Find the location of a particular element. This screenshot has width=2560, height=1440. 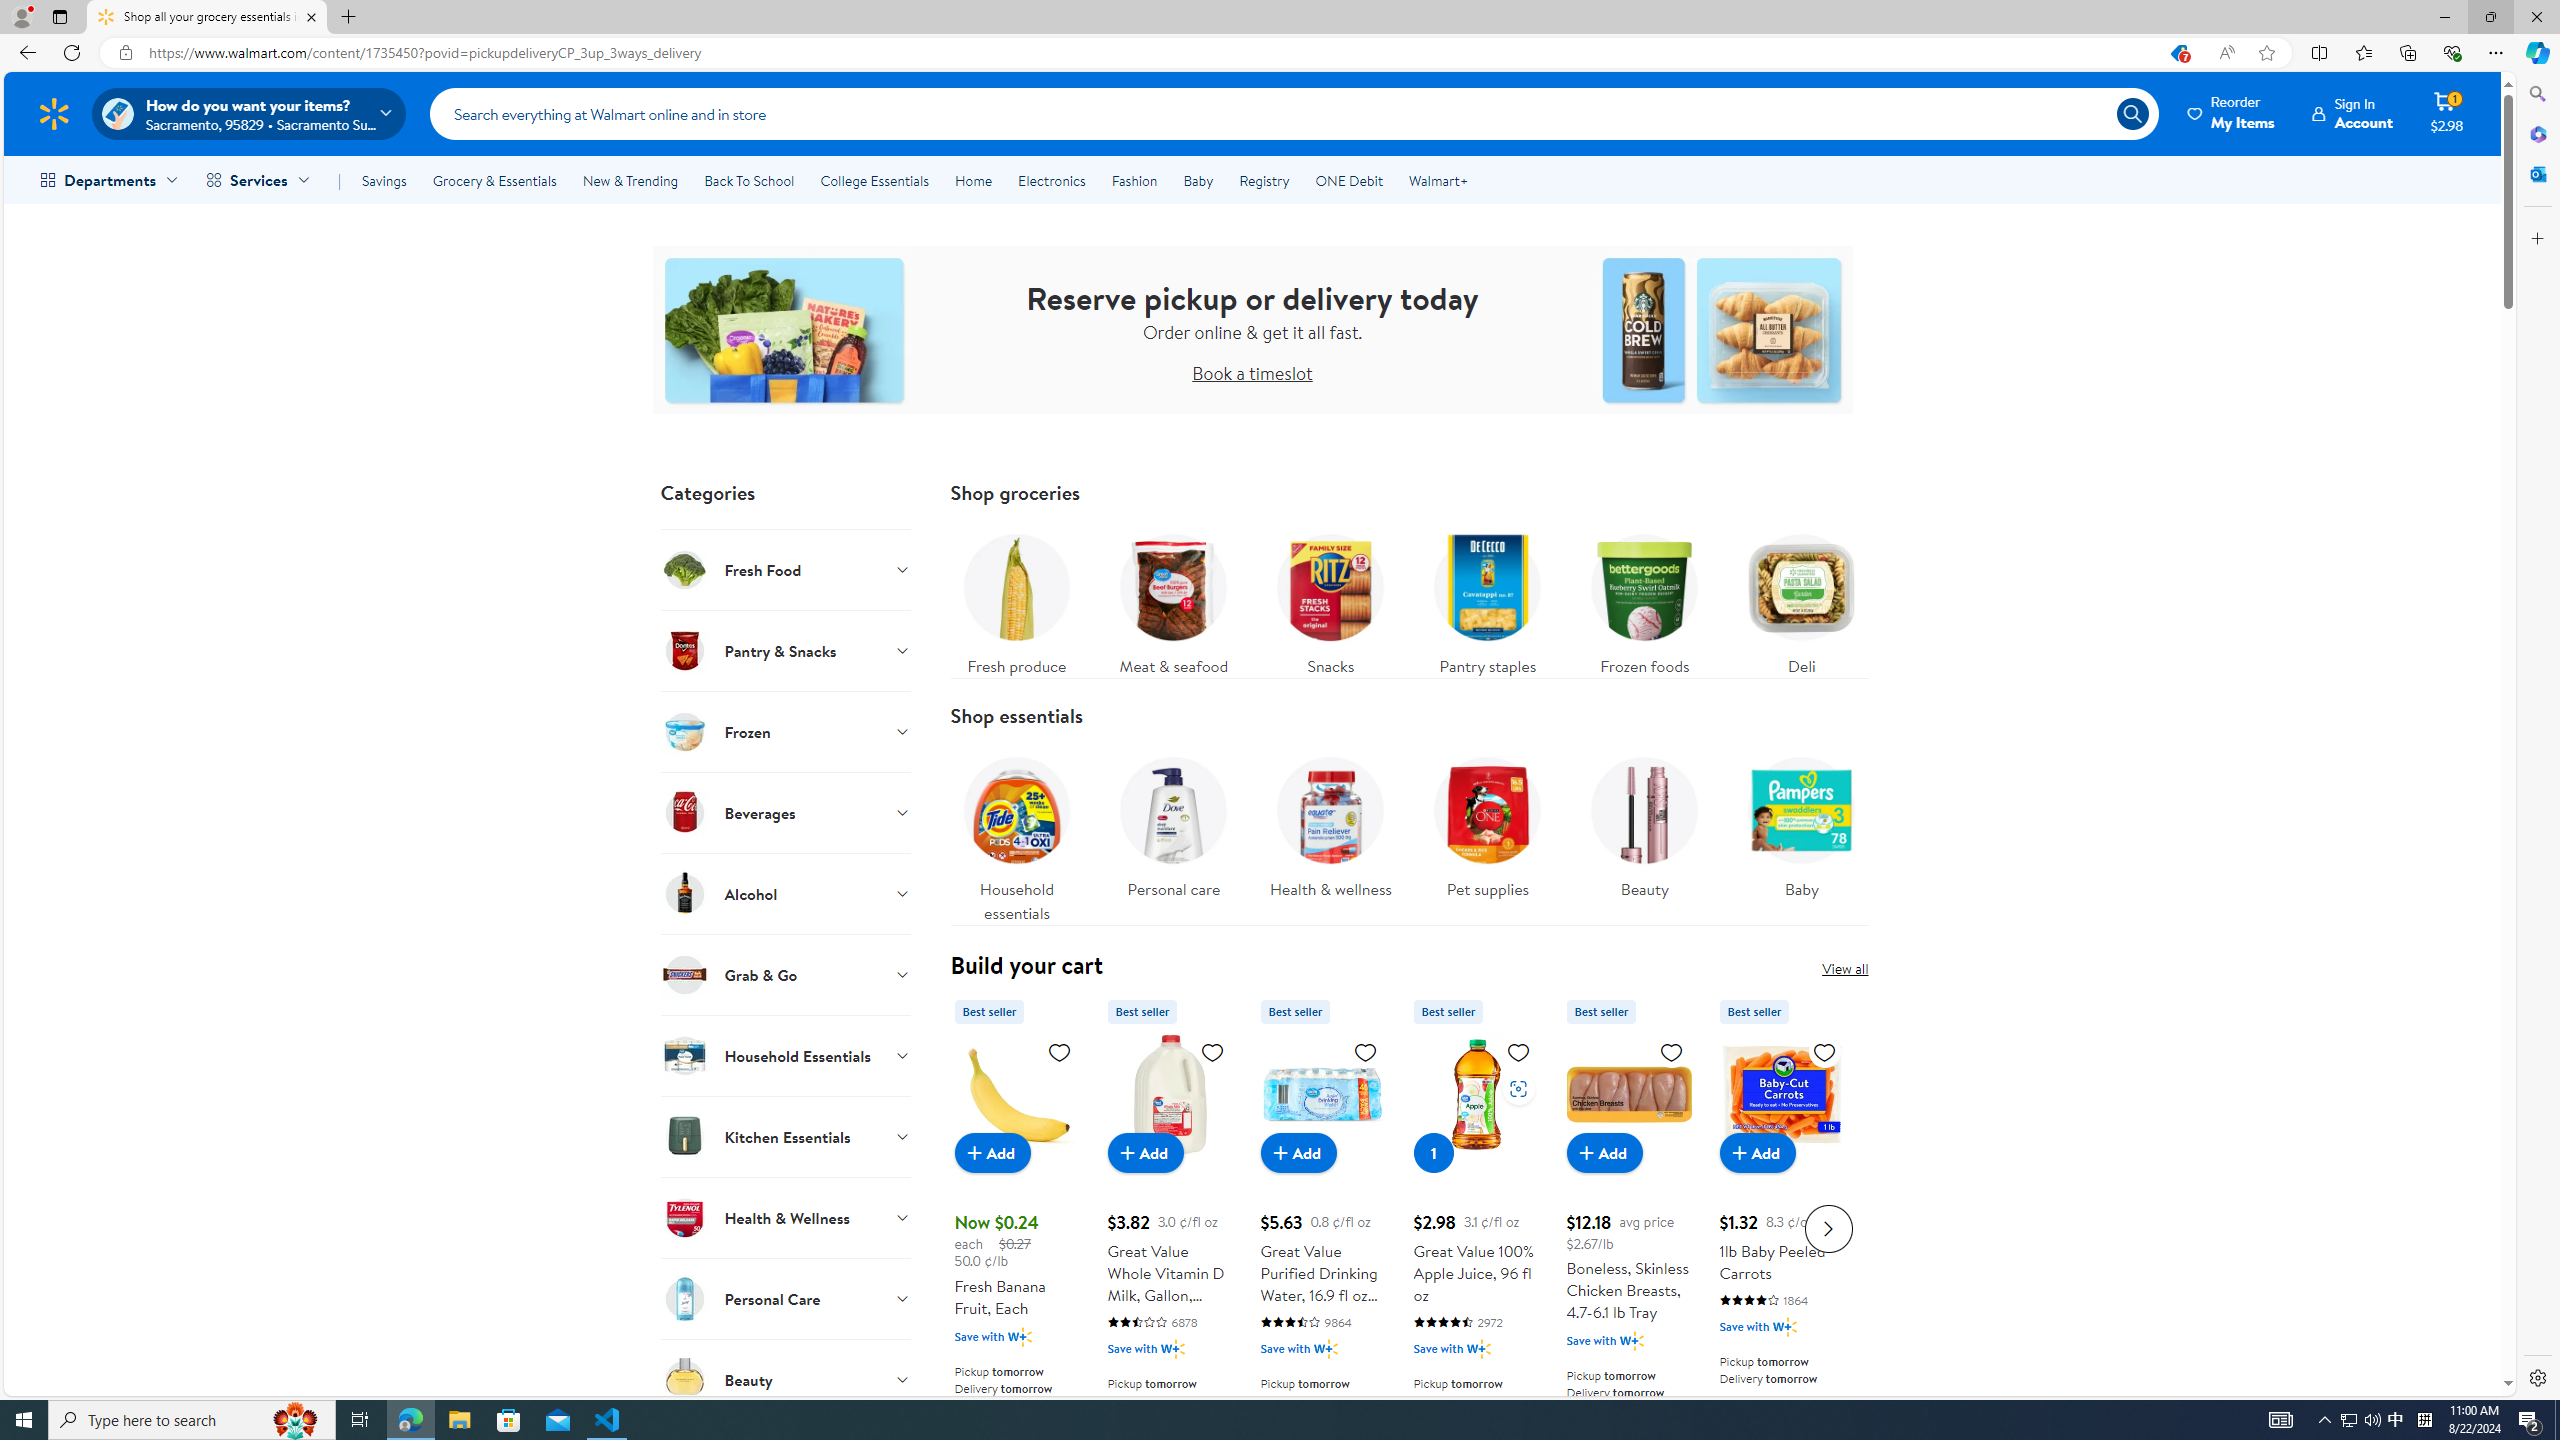

'Add to cart - Fresh Banana Fruit, Each' is located at coordinates (992, 1152).